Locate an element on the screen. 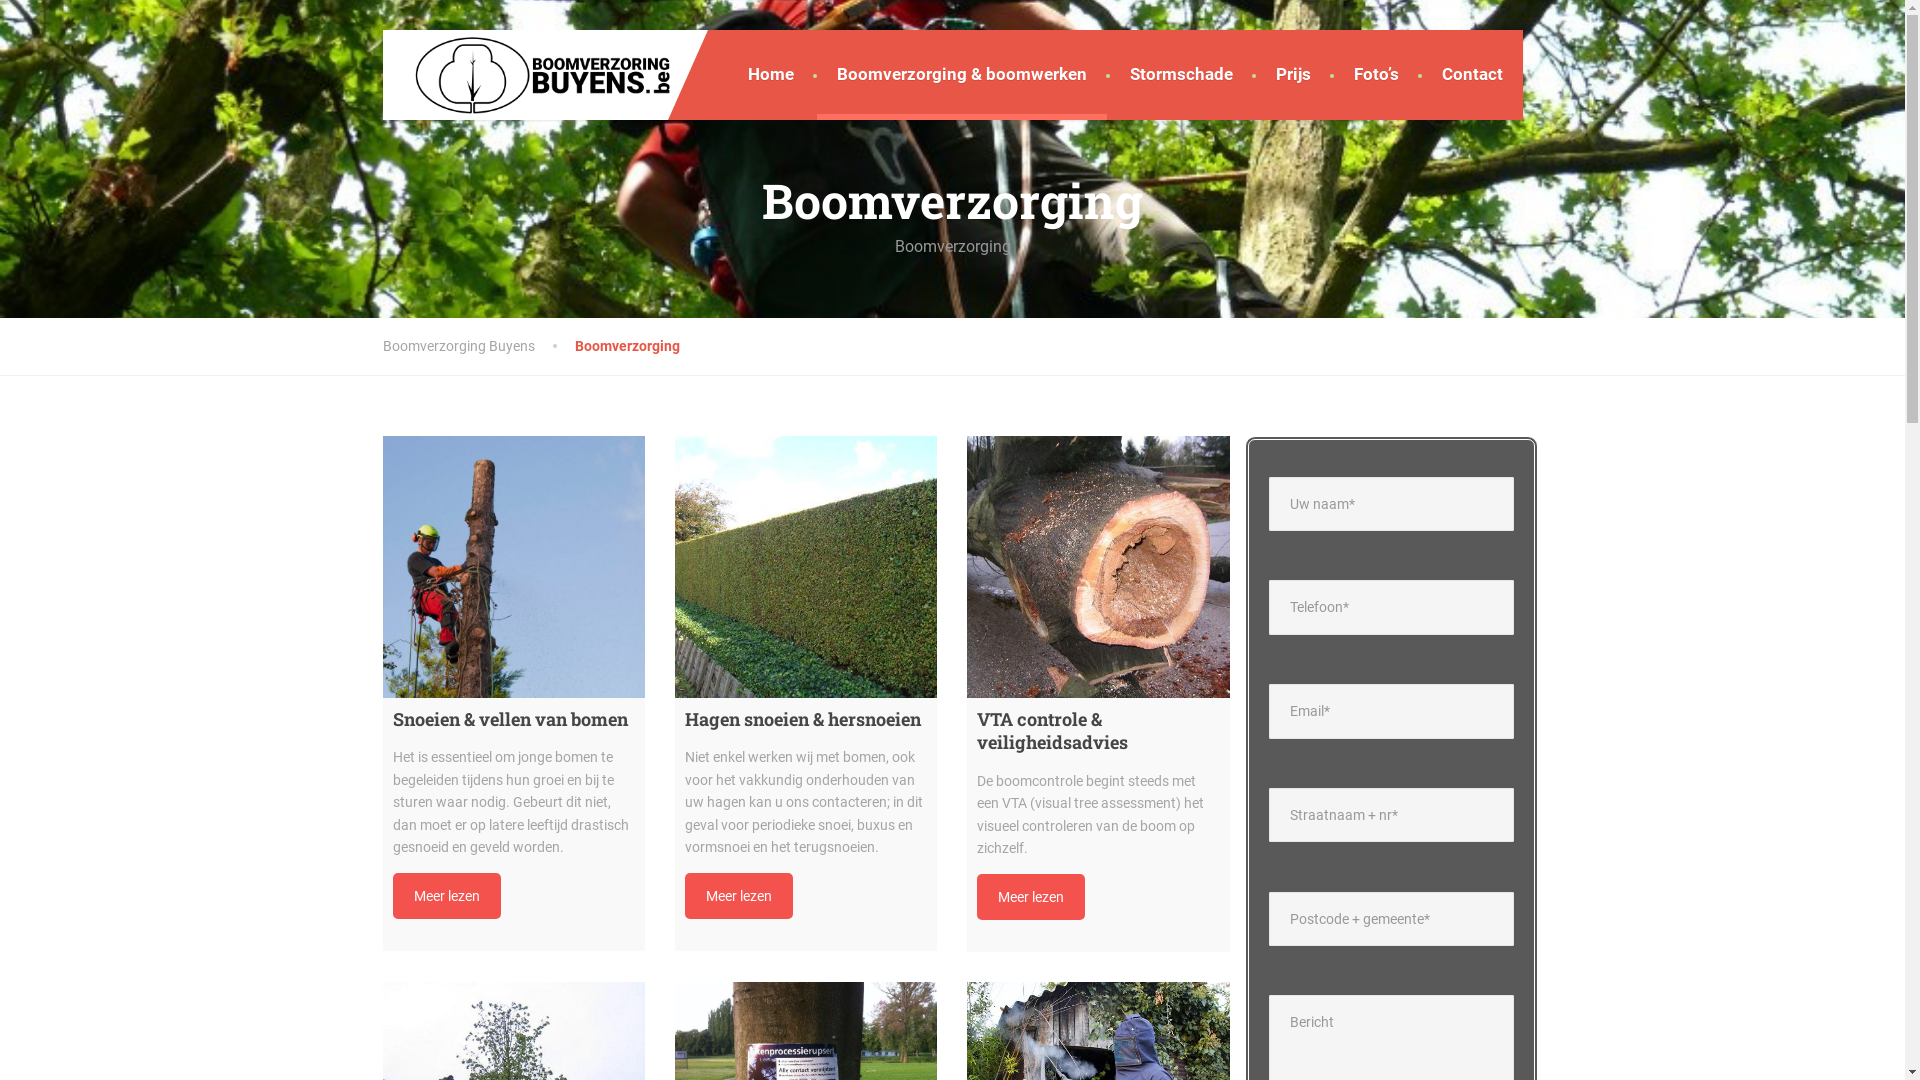 The image size is (1920, 1080). 'Meer lezen' is located at coordinates (738, 894).